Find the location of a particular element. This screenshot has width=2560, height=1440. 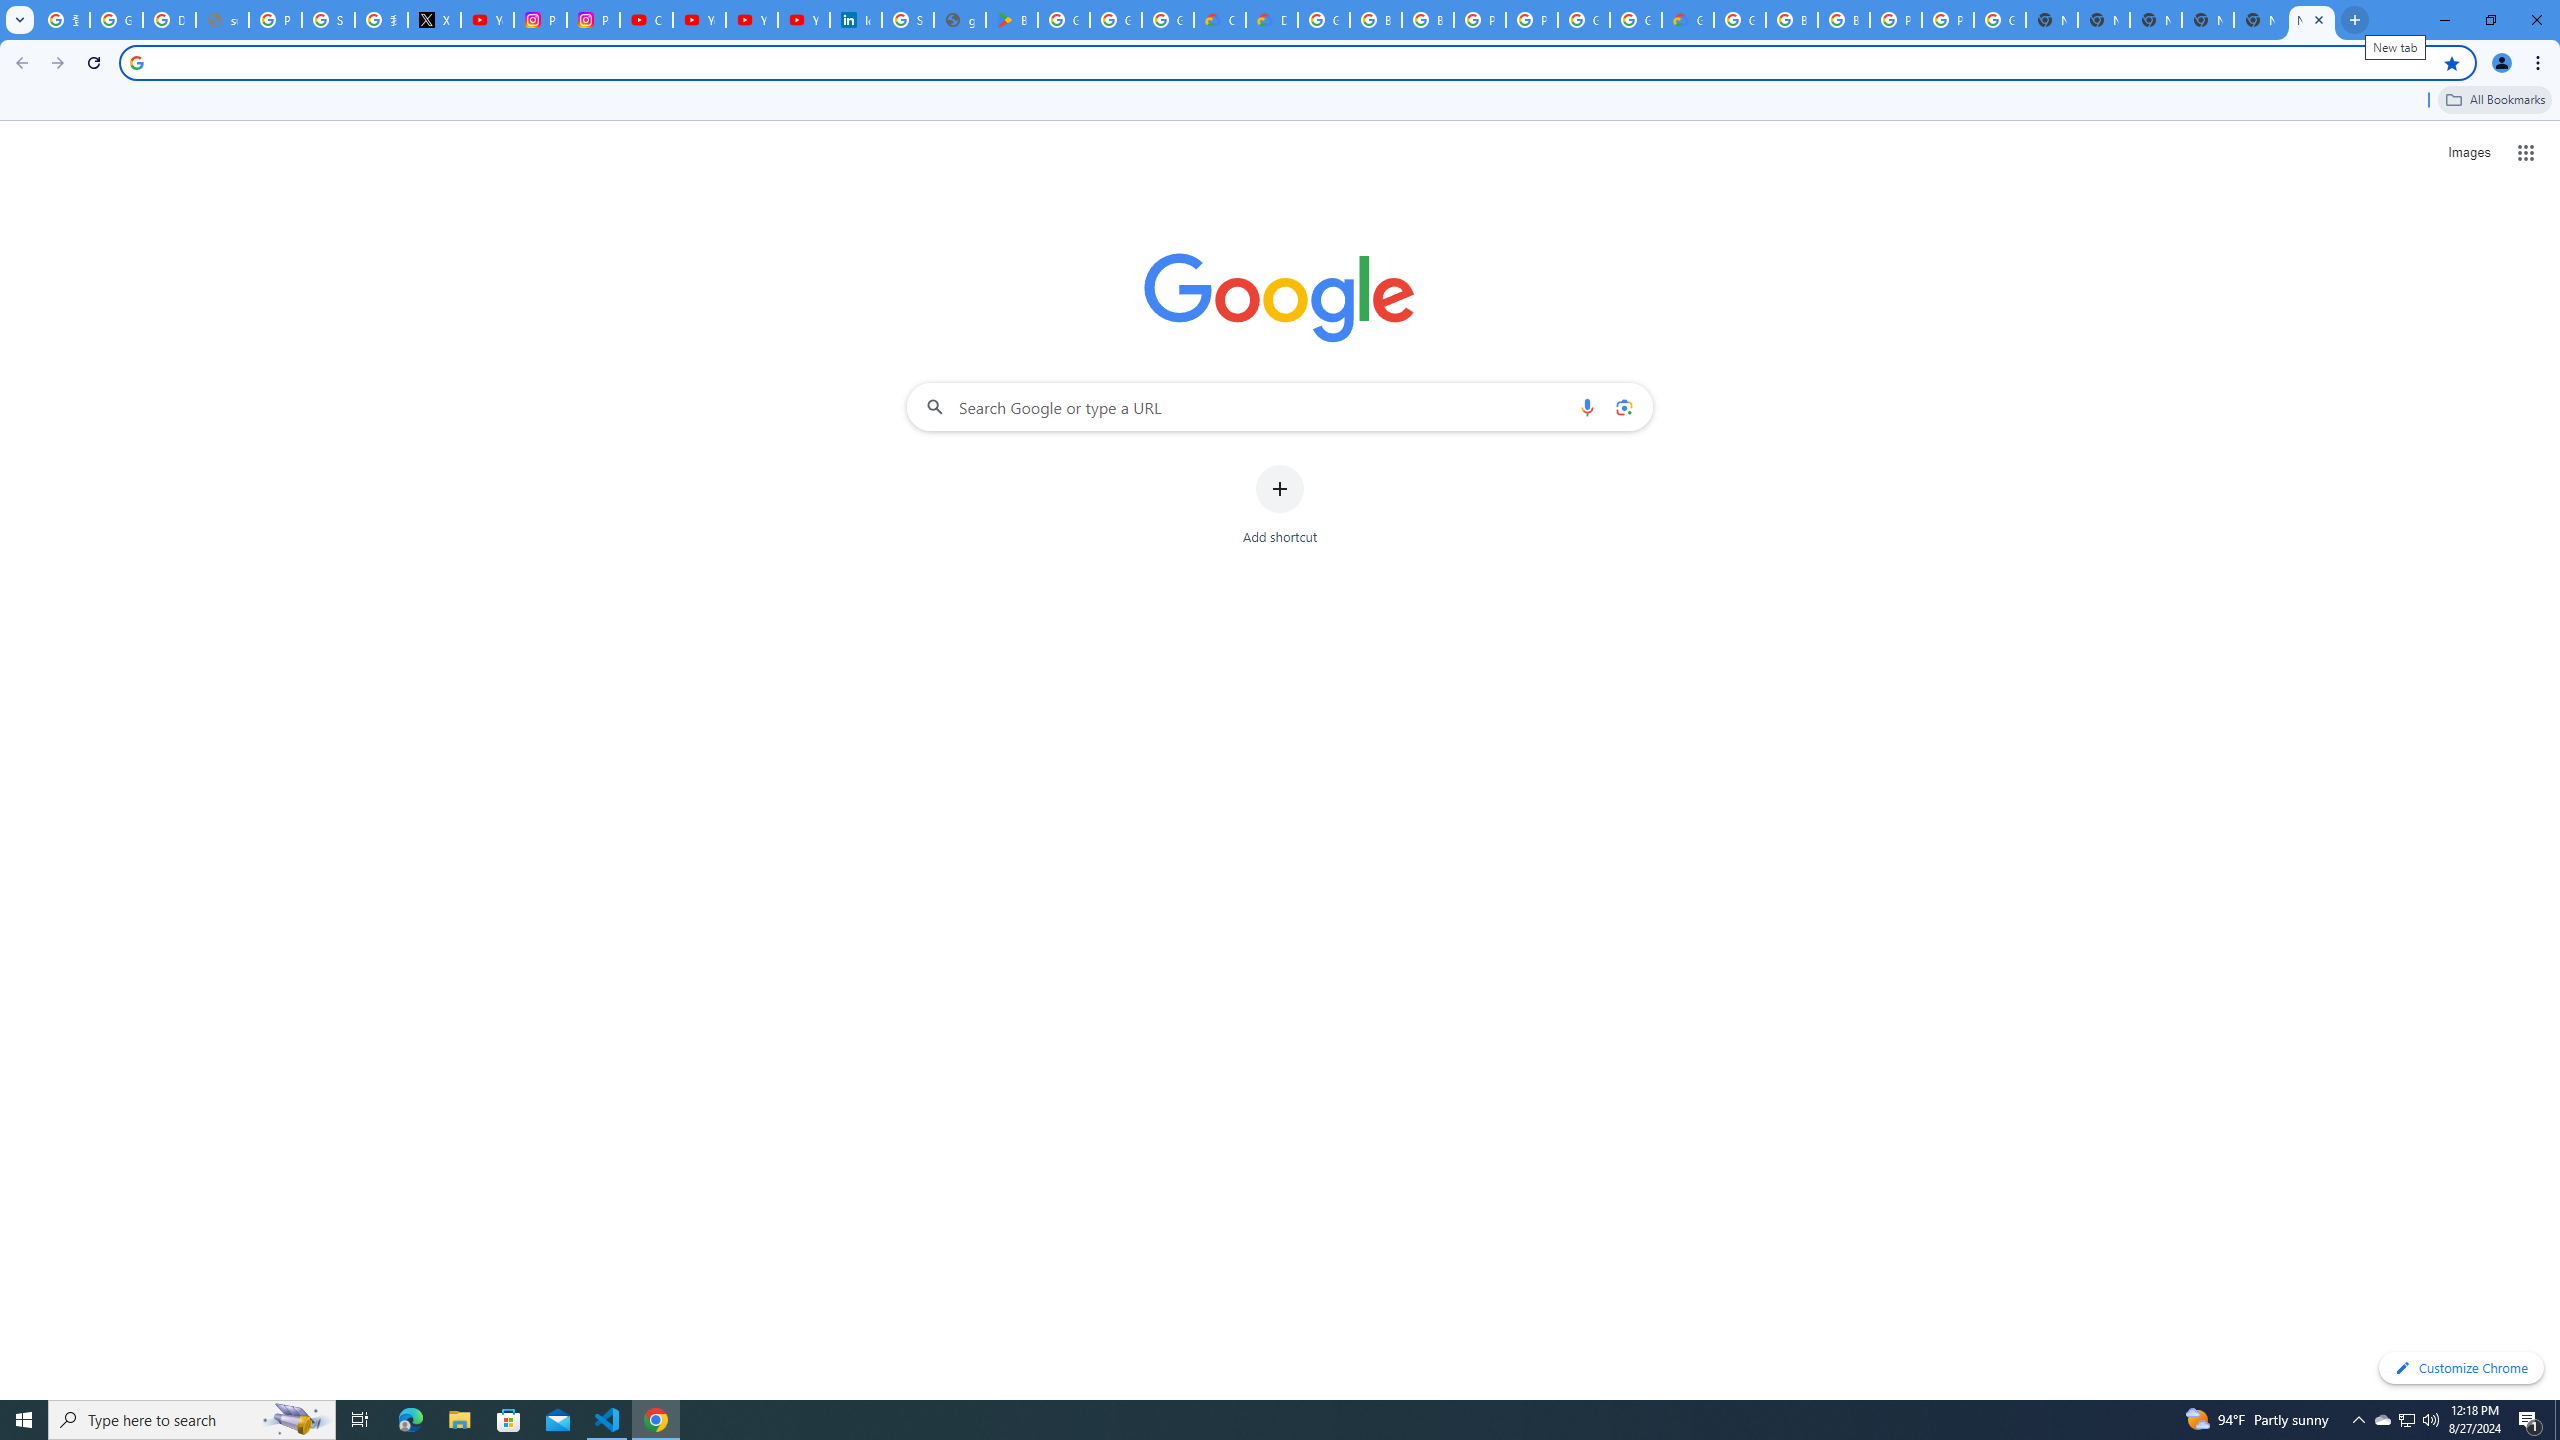

'YouTube Culture & Trends - YouTube Top 10, 2021' is located at coordinates (750, 19).